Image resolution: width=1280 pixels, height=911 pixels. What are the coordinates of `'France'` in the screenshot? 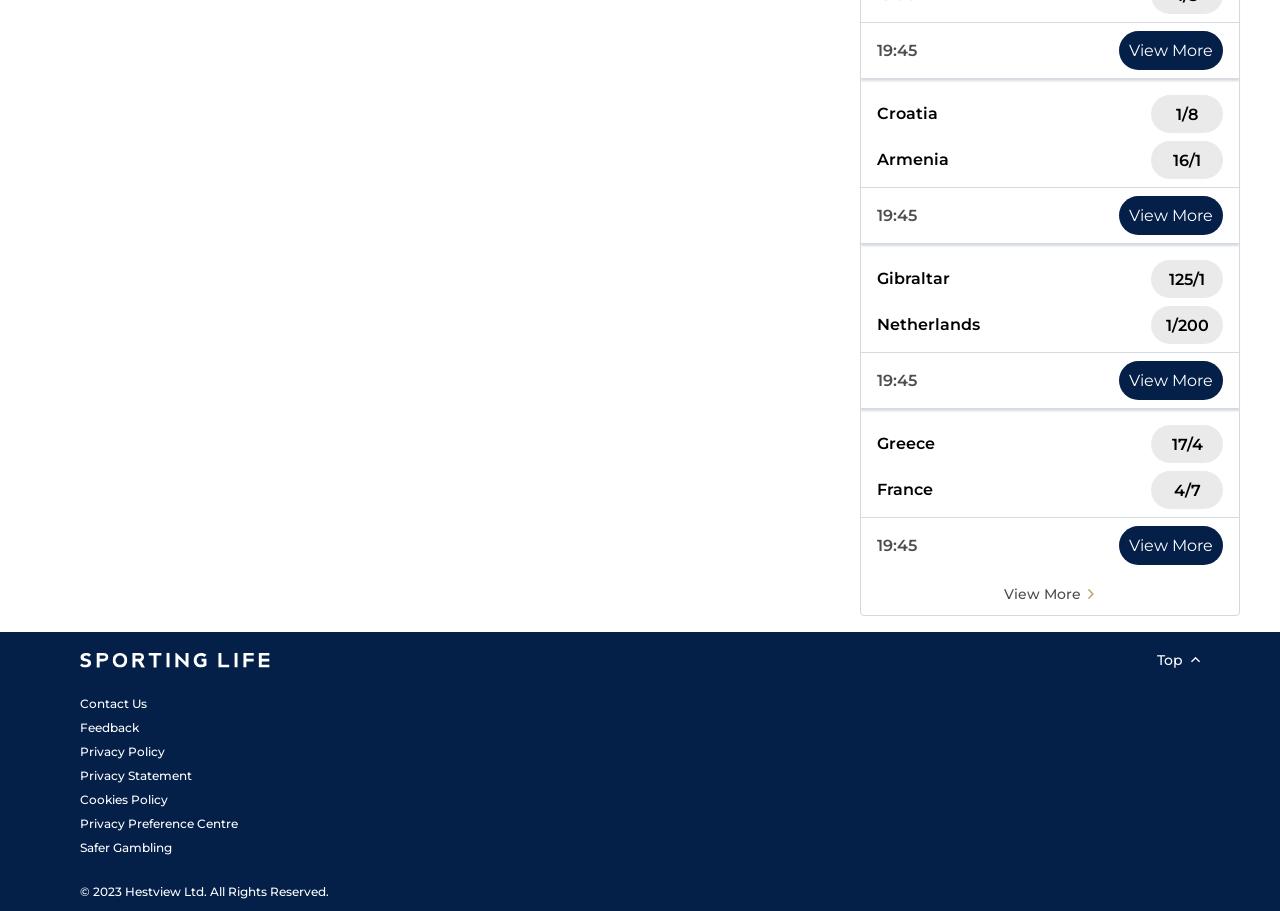 It's located at (903, 488).